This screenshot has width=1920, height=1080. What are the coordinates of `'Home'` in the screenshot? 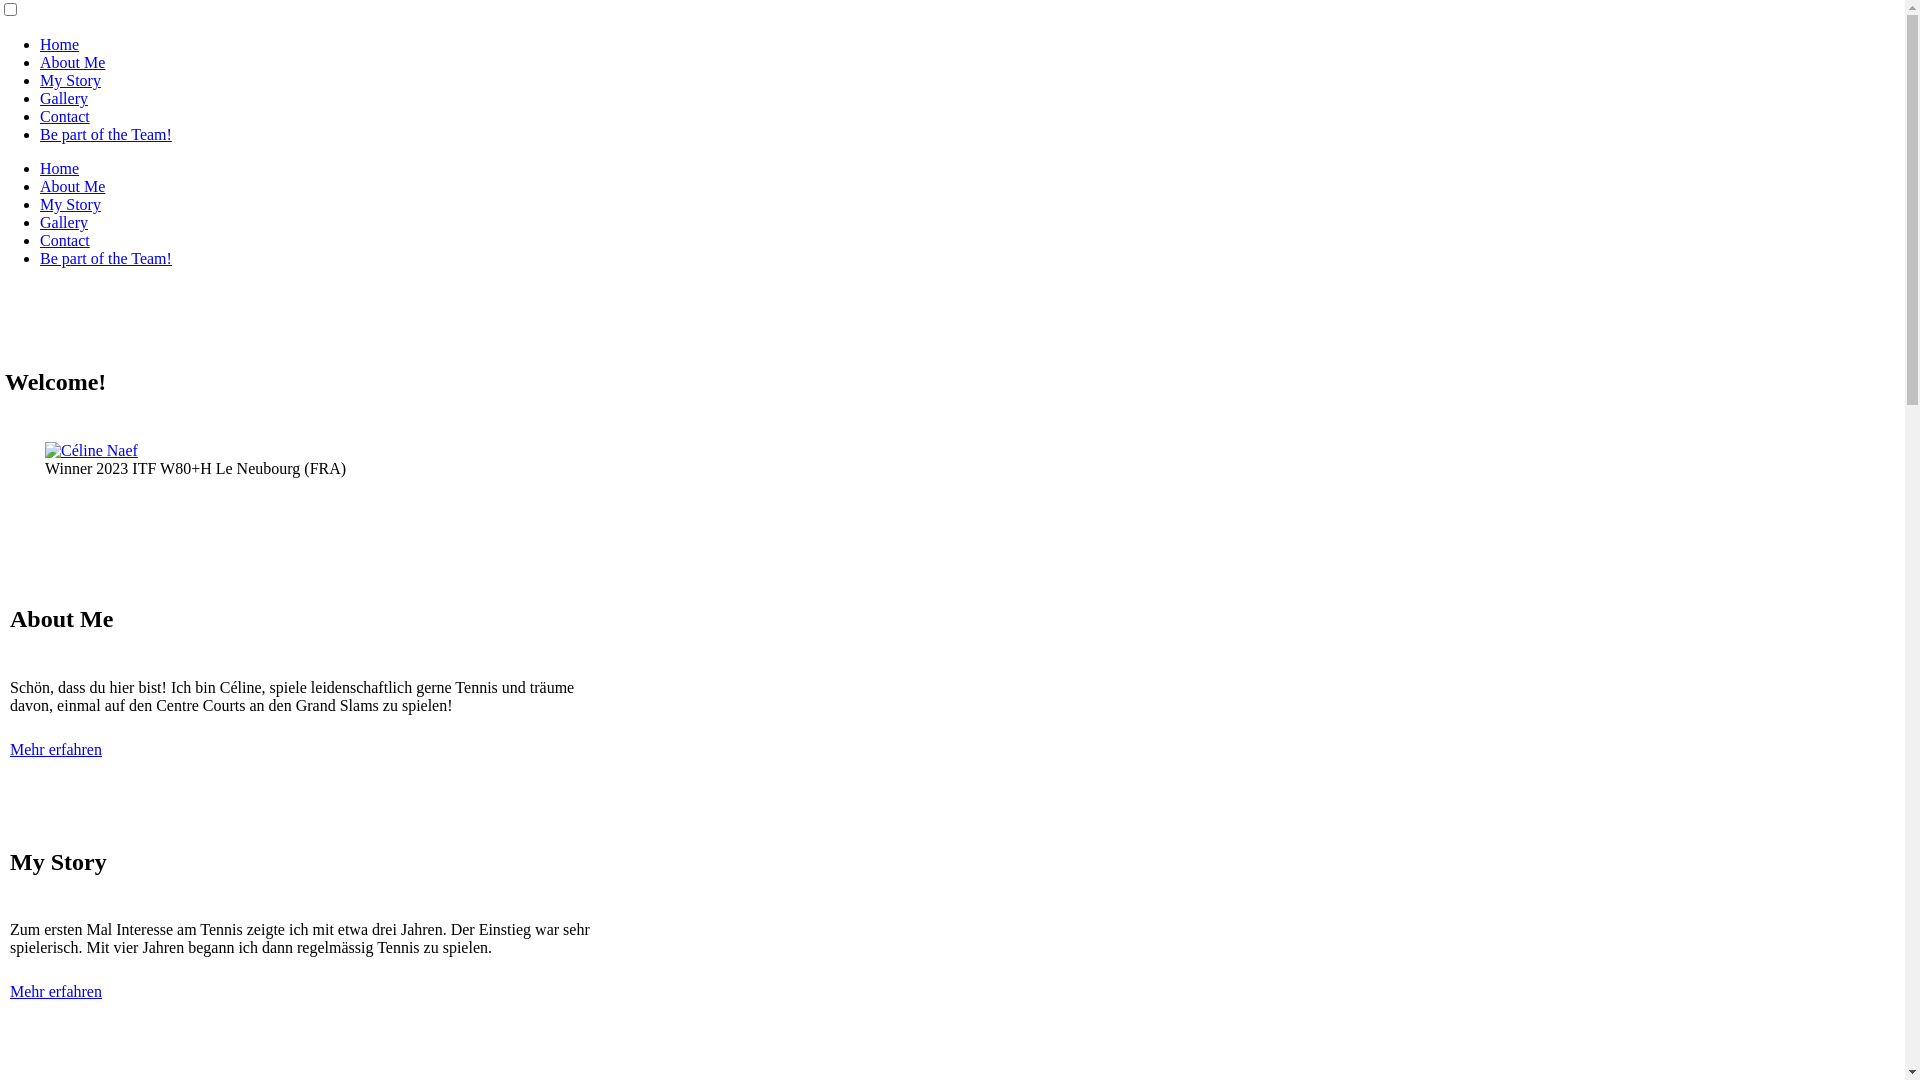 It's located at (59, 167).